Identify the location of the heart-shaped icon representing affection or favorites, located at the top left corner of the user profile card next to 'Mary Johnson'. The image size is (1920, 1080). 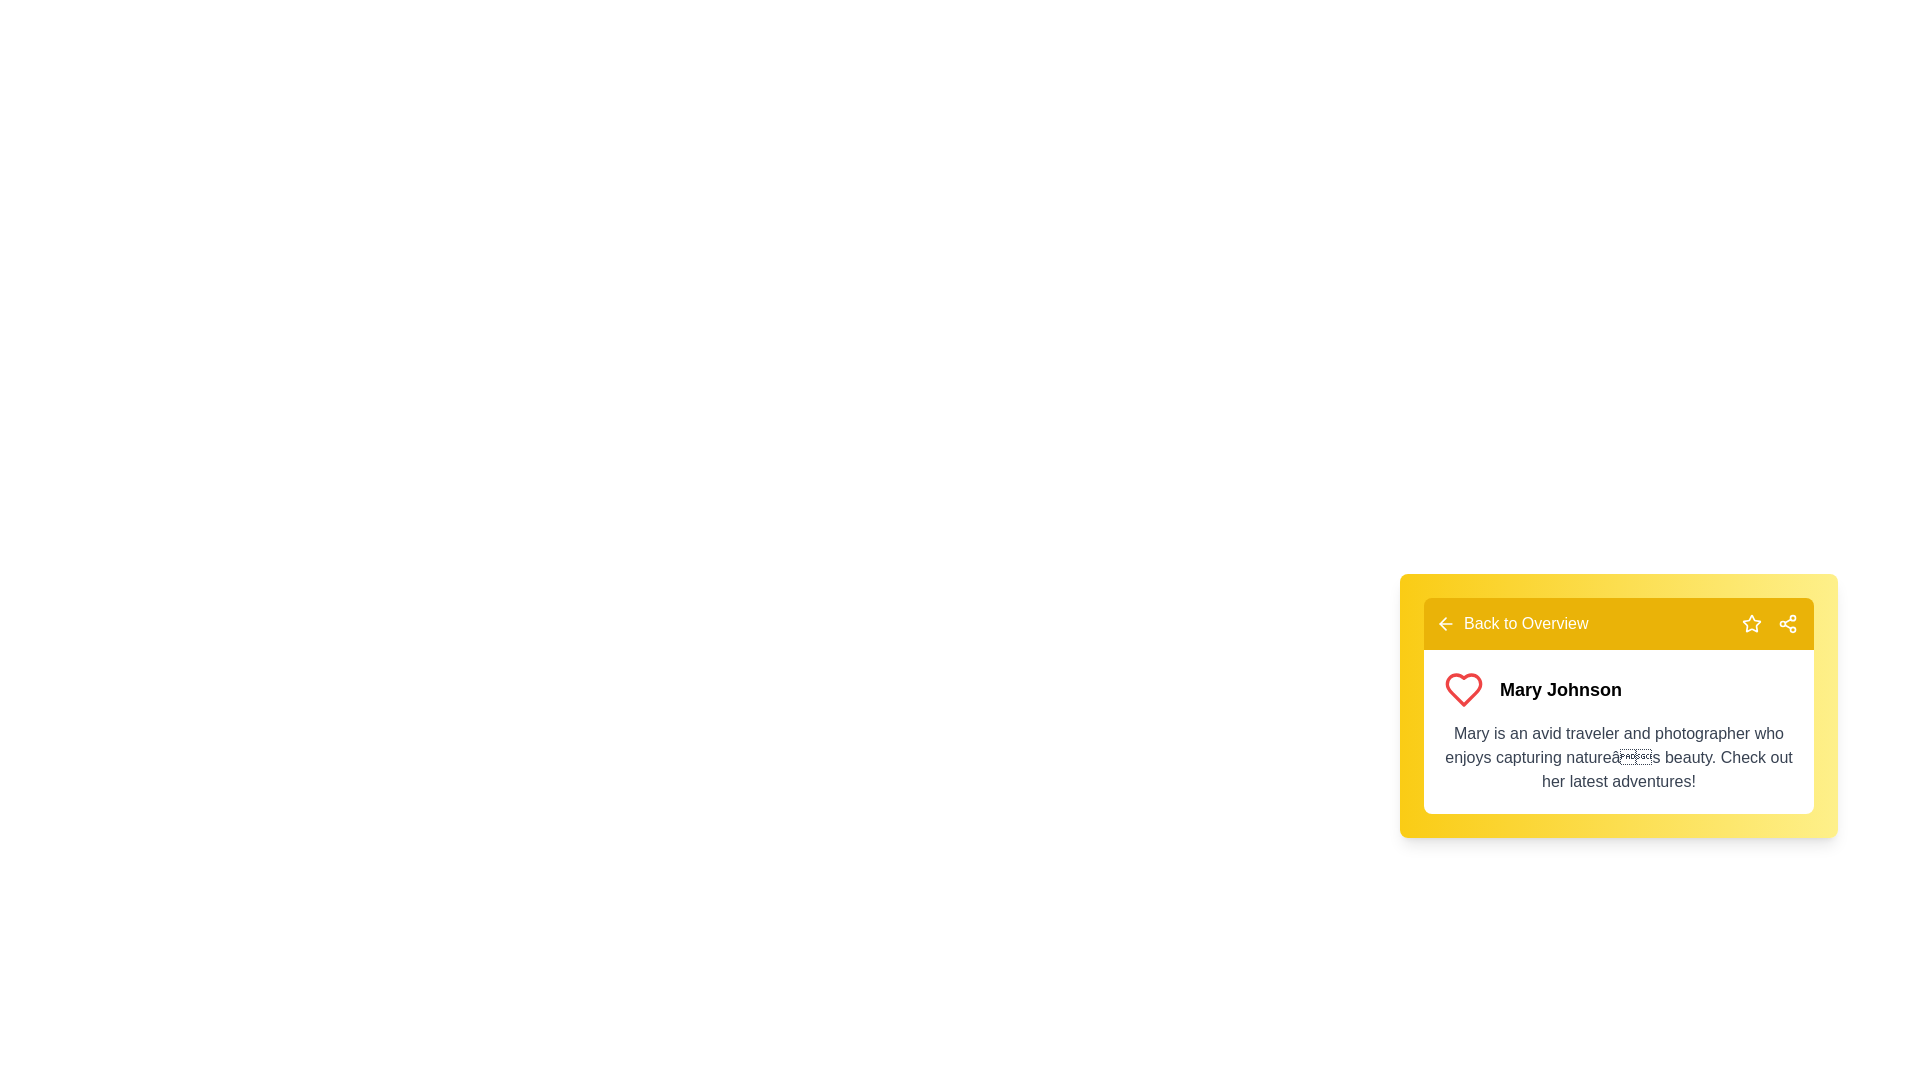
(1464, 689).